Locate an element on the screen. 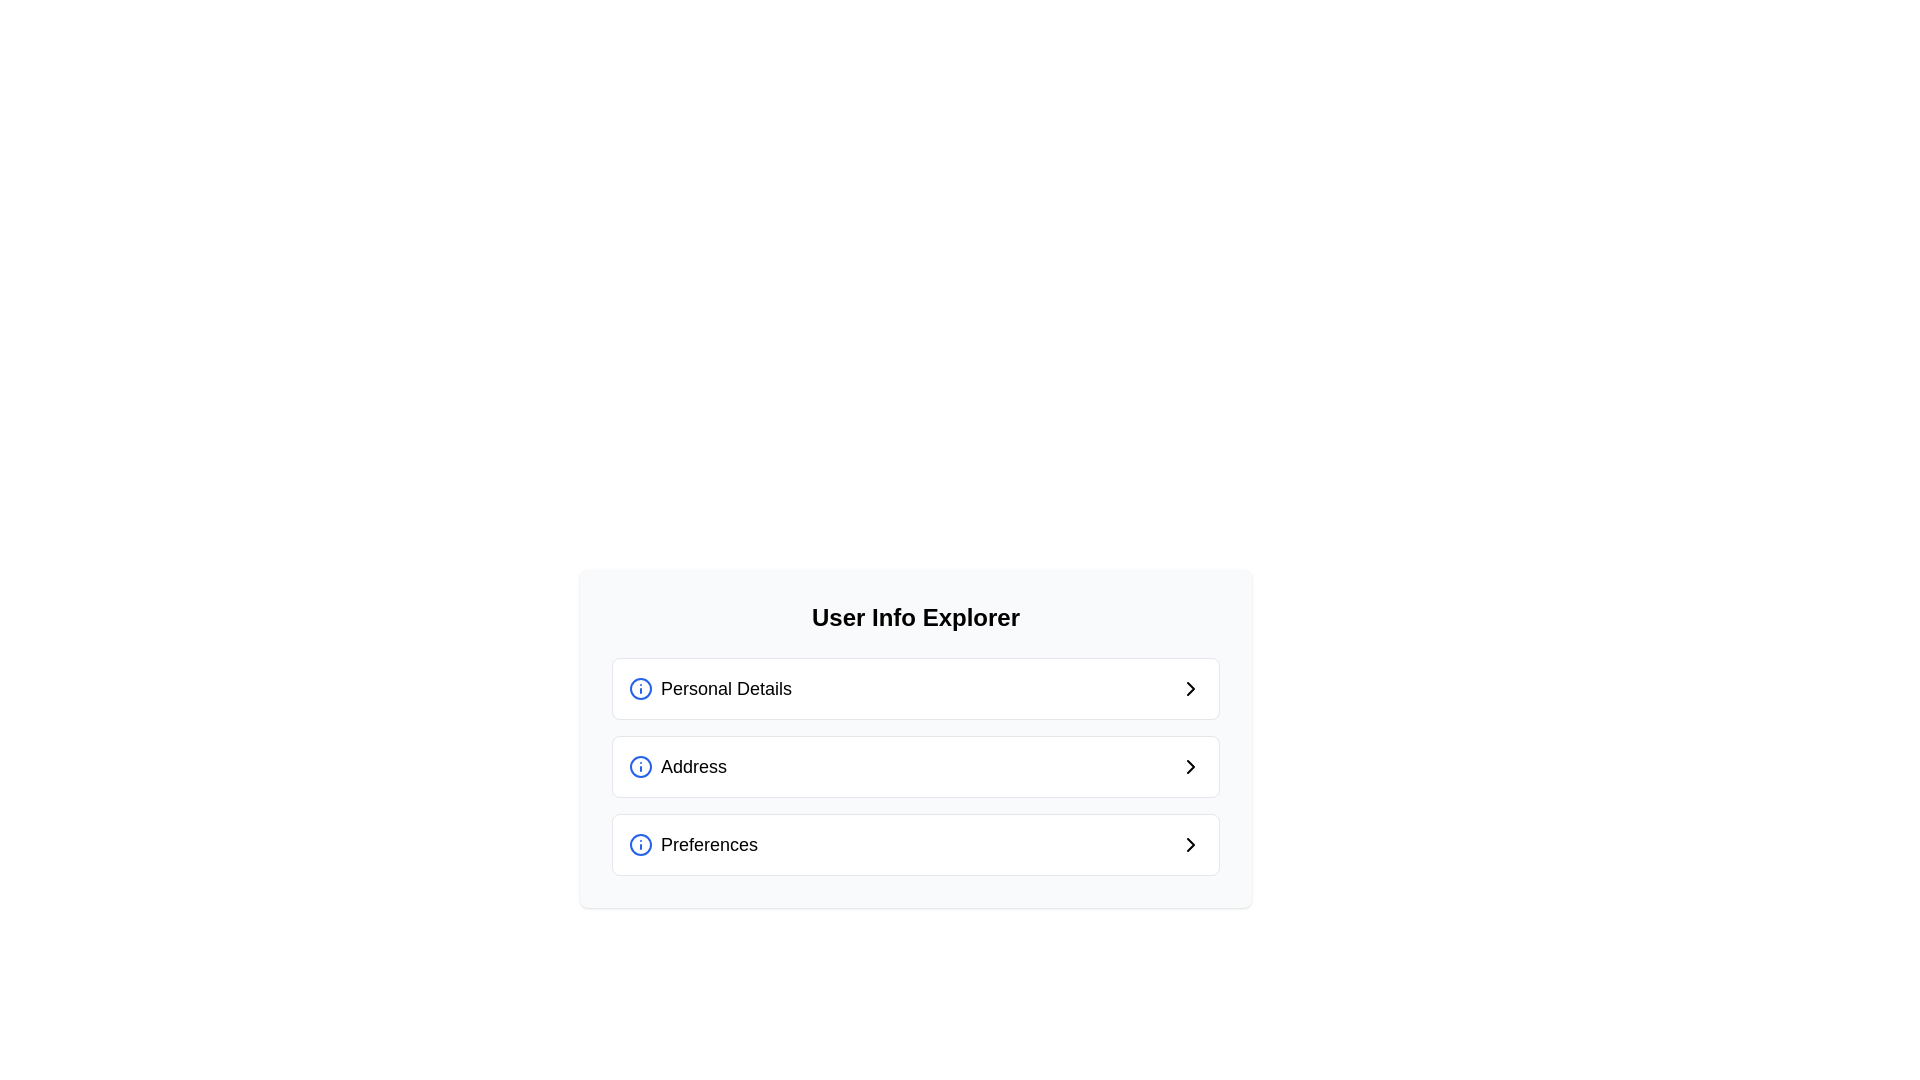 The width and height of the screenshot is (1920, 1080). the 'Preferences' text label is located at coordinates (709, 844).